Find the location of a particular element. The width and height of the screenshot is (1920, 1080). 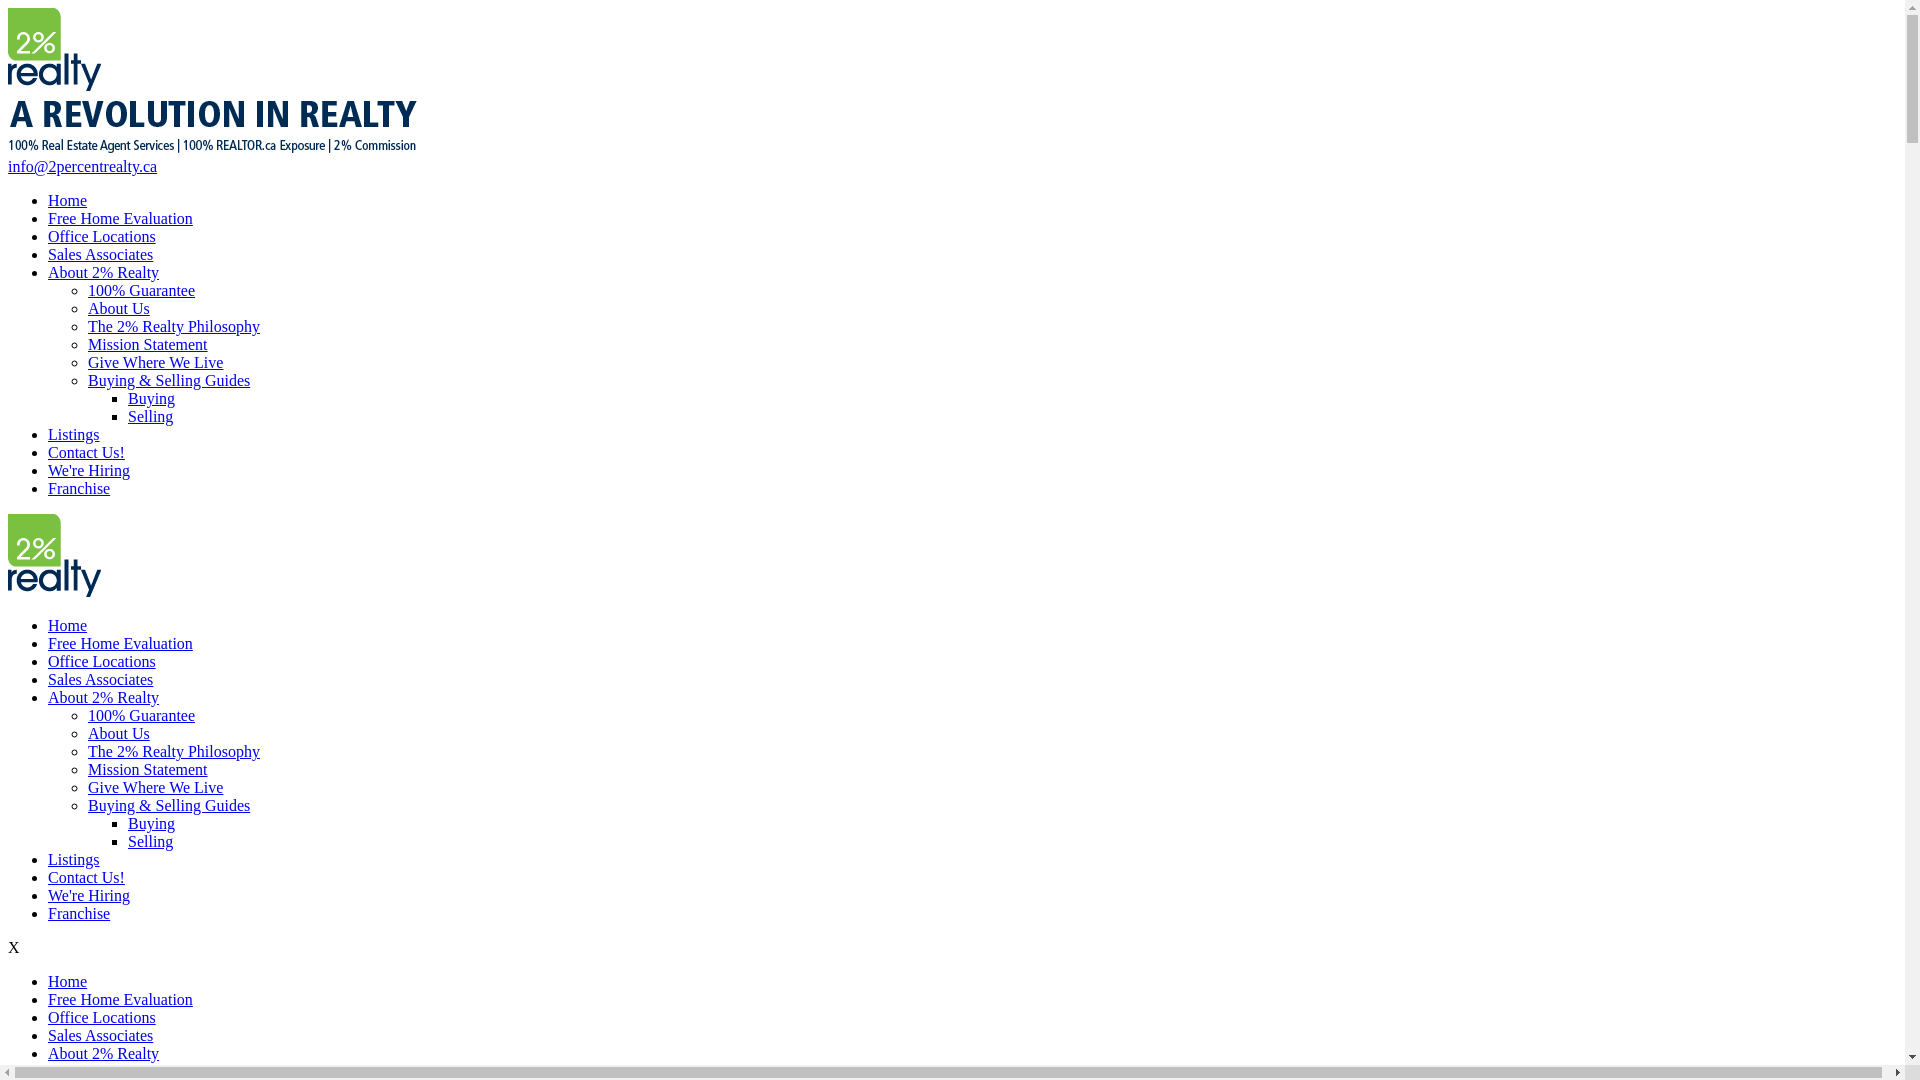

'About 2% Realty' is located at coordinates (102, 272).